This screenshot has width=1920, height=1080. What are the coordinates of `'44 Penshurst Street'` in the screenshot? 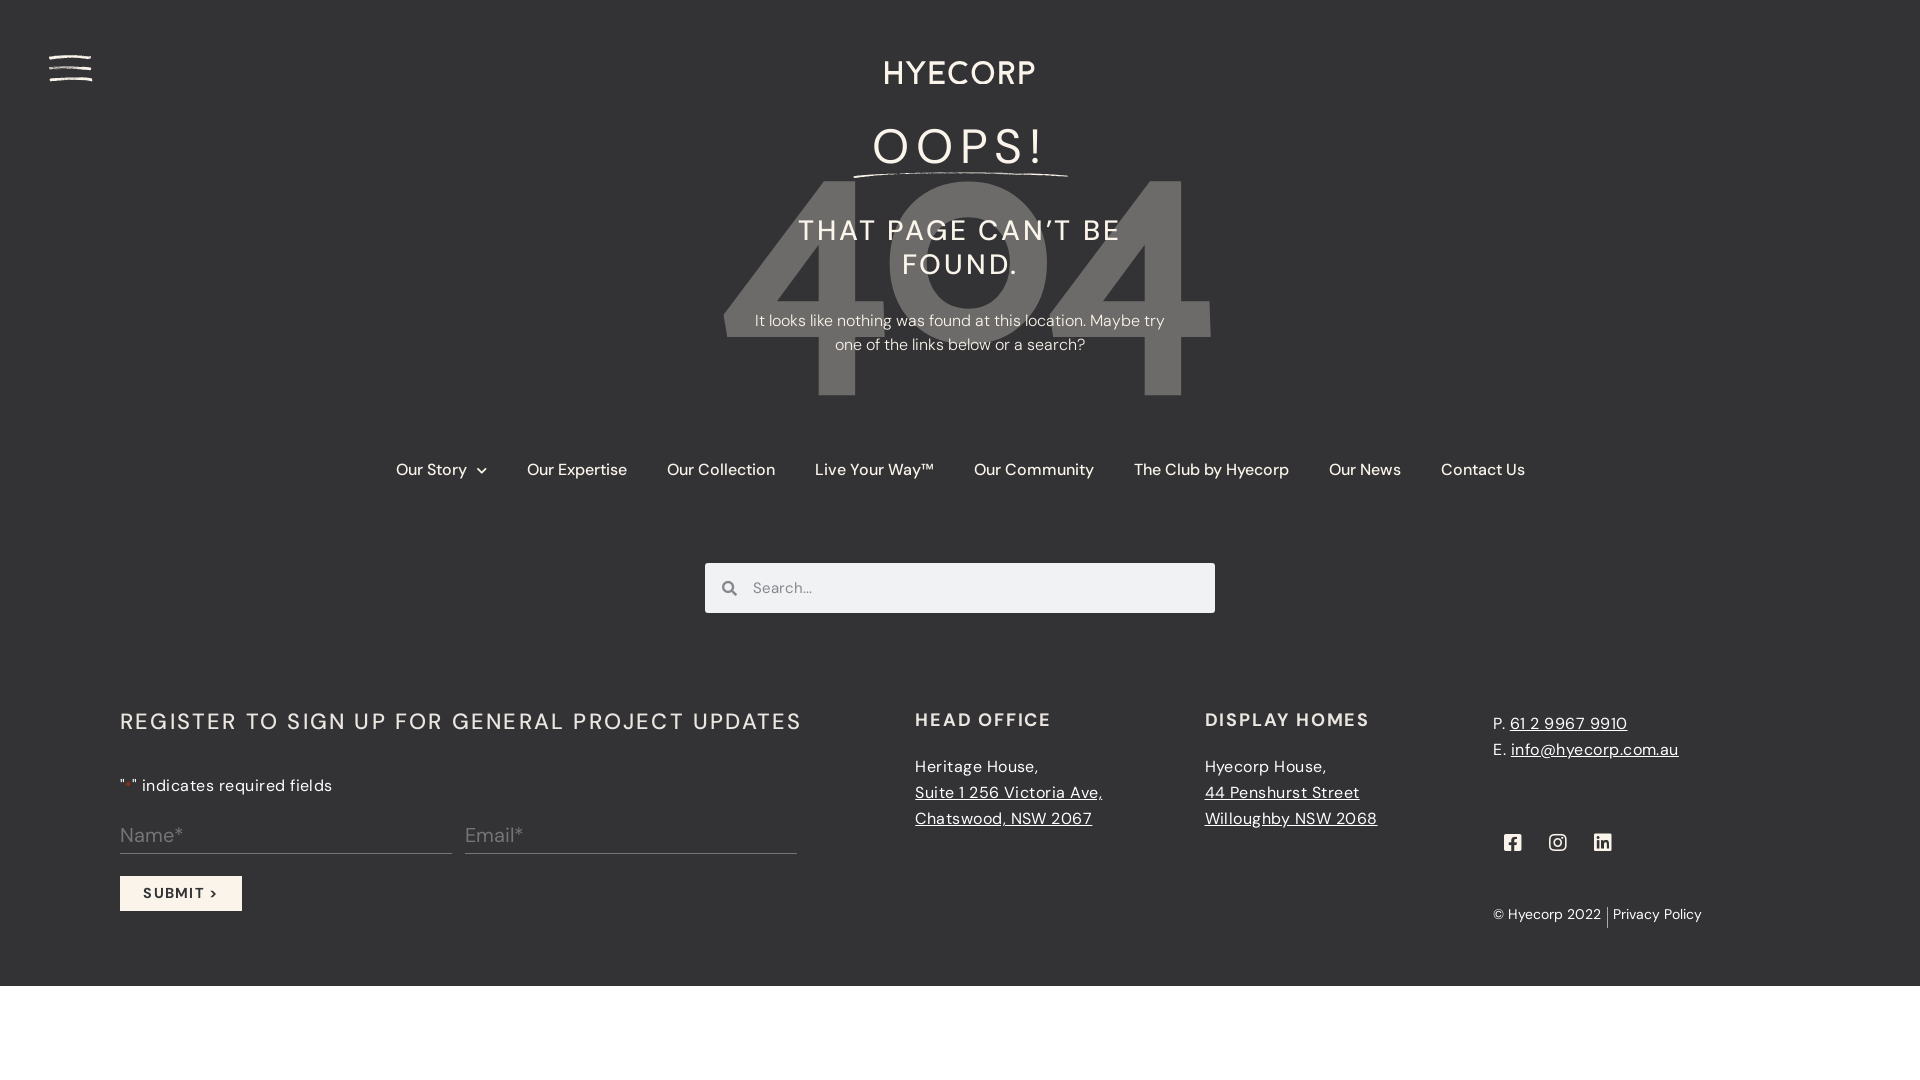 It's located at (1203, 791).